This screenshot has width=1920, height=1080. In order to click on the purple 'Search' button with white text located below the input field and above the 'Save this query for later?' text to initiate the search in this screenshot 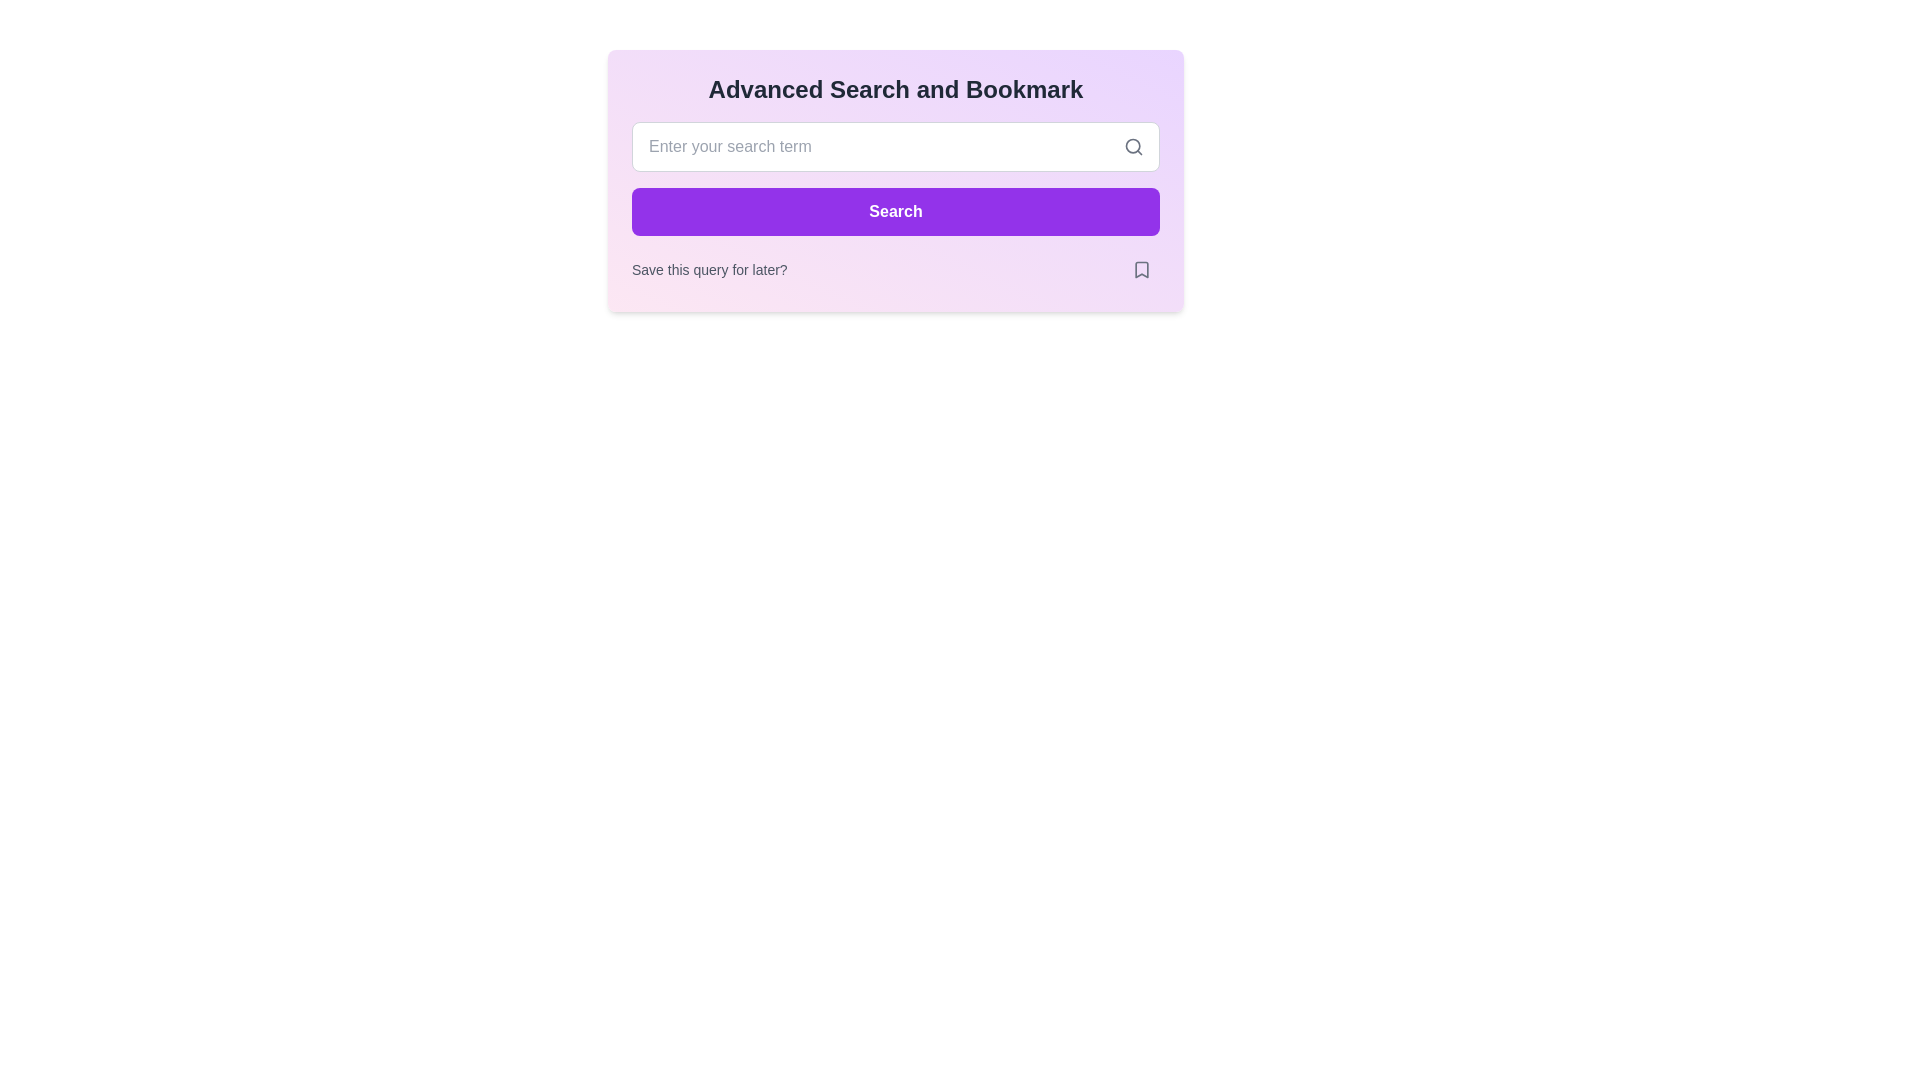, I will do `click(895, 212)`.